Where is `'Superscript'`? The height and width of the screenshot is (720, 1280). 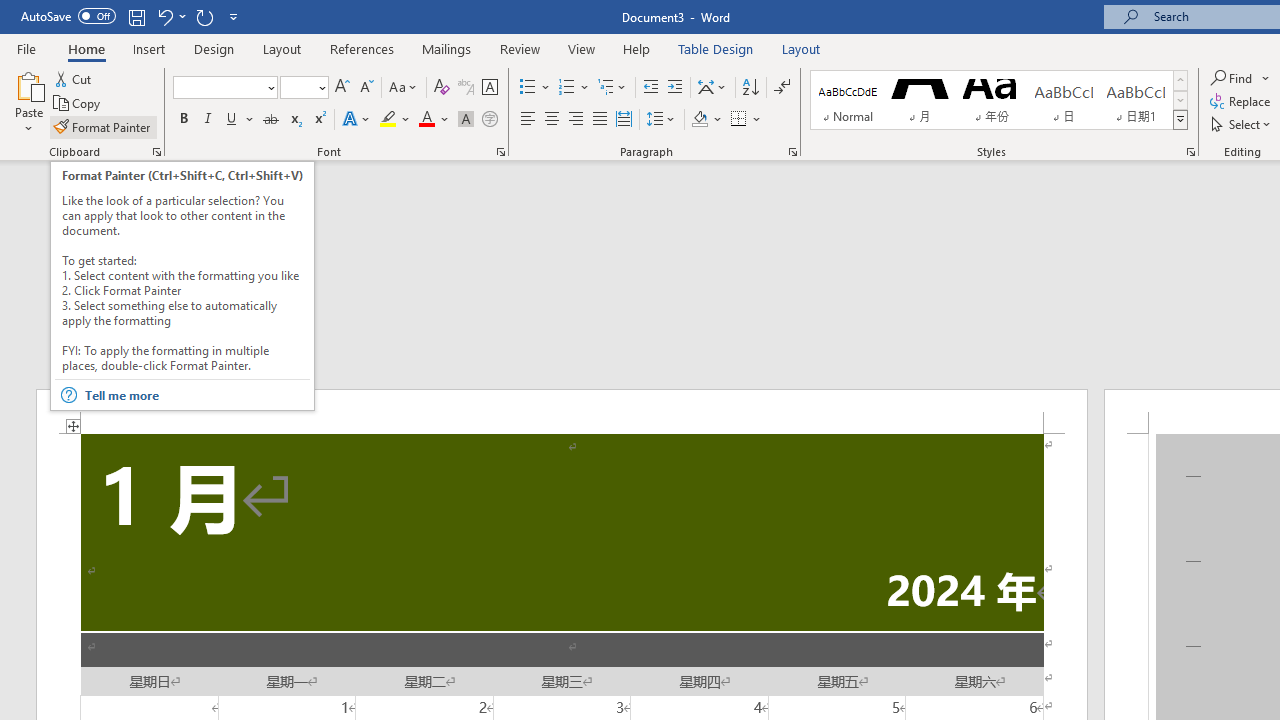 'Superscript' is located at coordinates (318, 119).